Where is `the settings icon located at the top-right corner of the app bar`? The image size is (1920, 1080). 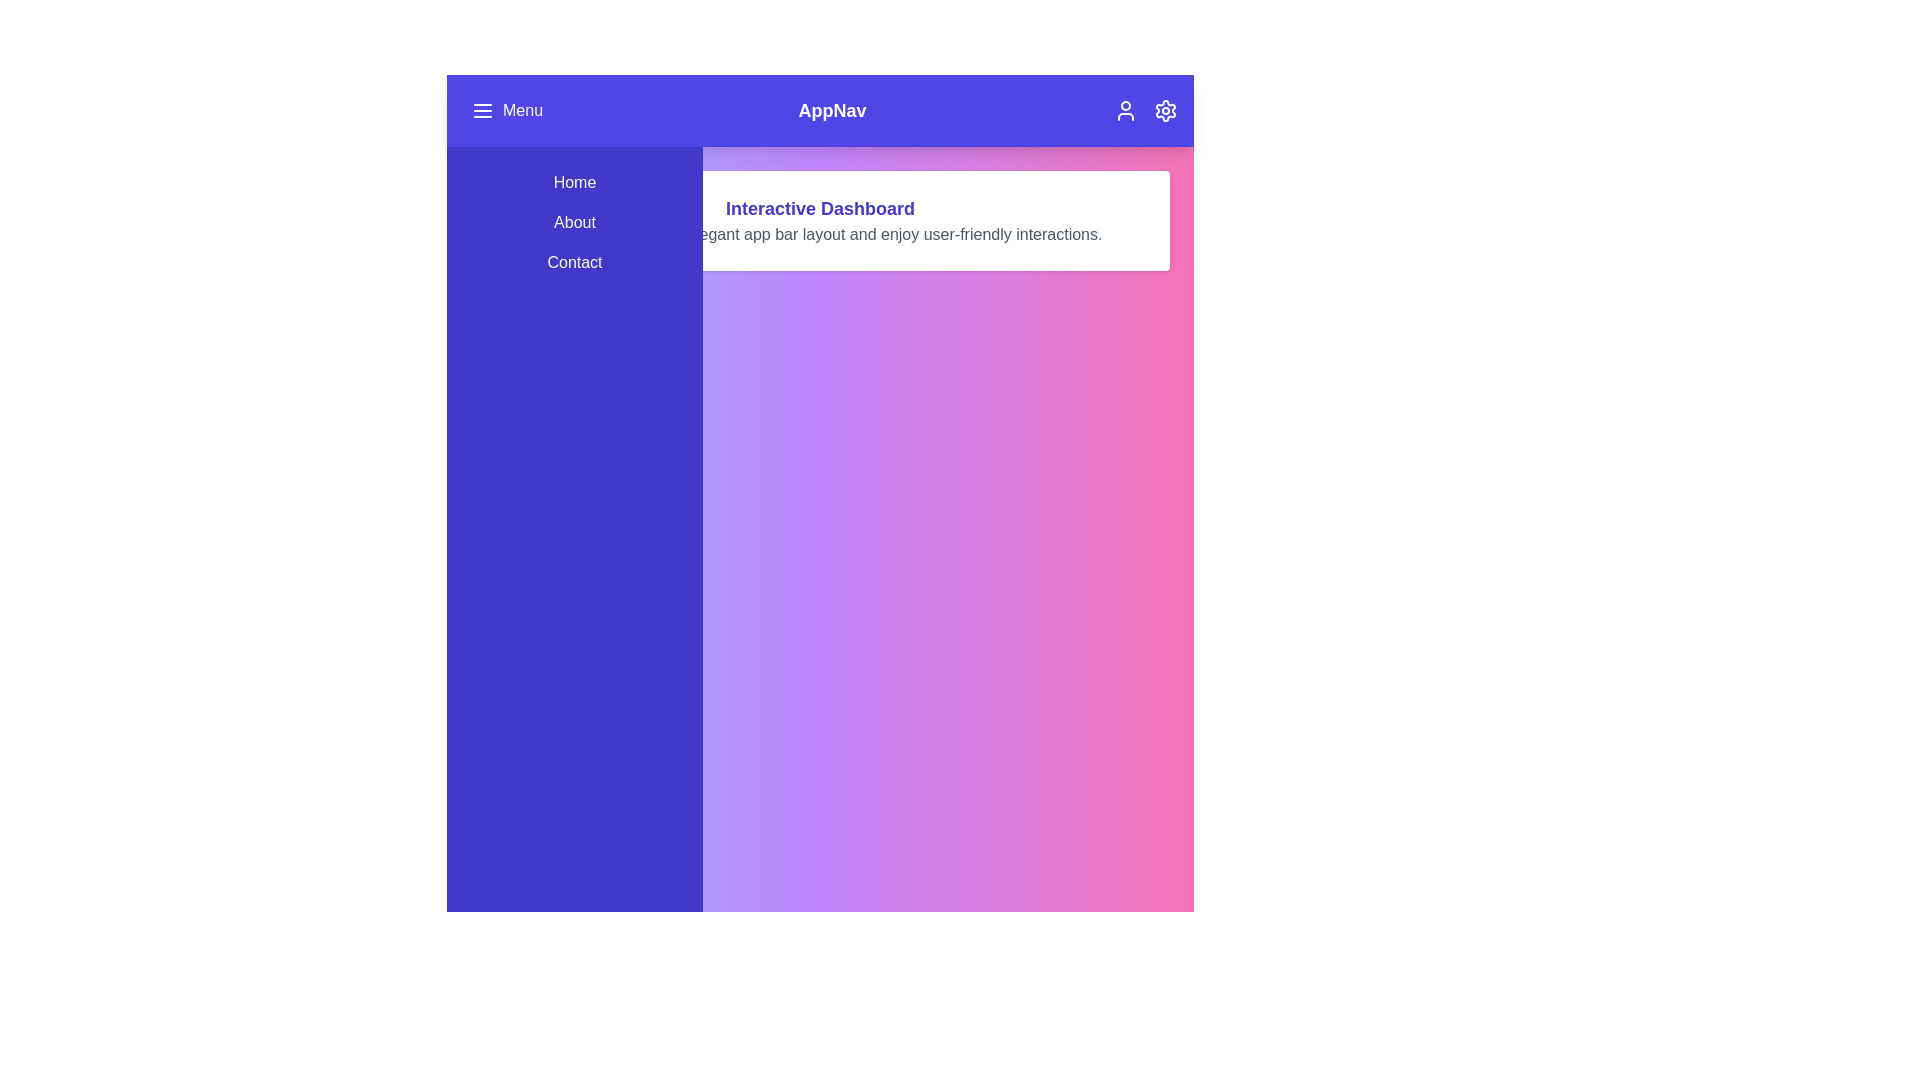
the settings icon located at the top-right corner of the app bar is located at coordinates (1166, 111).